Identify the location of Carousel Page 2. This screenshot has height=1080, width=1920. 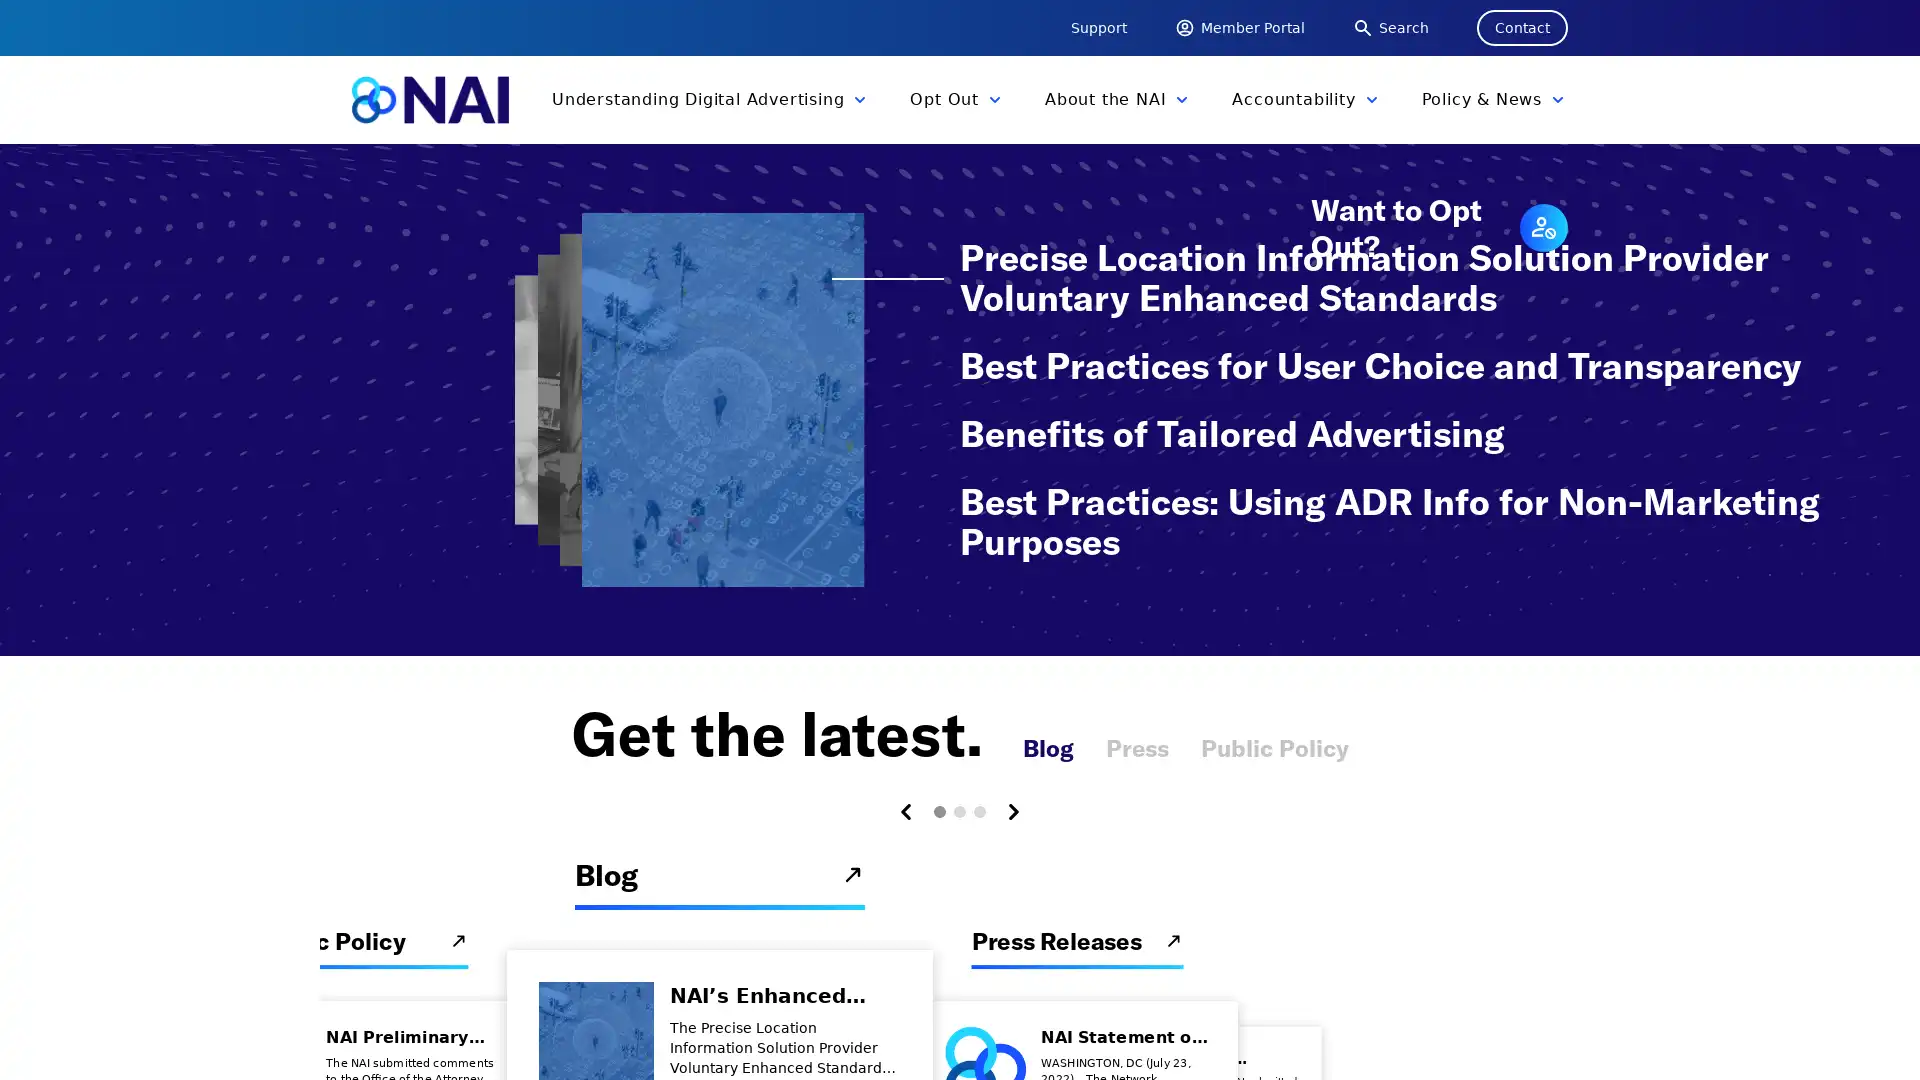
(960, 812).